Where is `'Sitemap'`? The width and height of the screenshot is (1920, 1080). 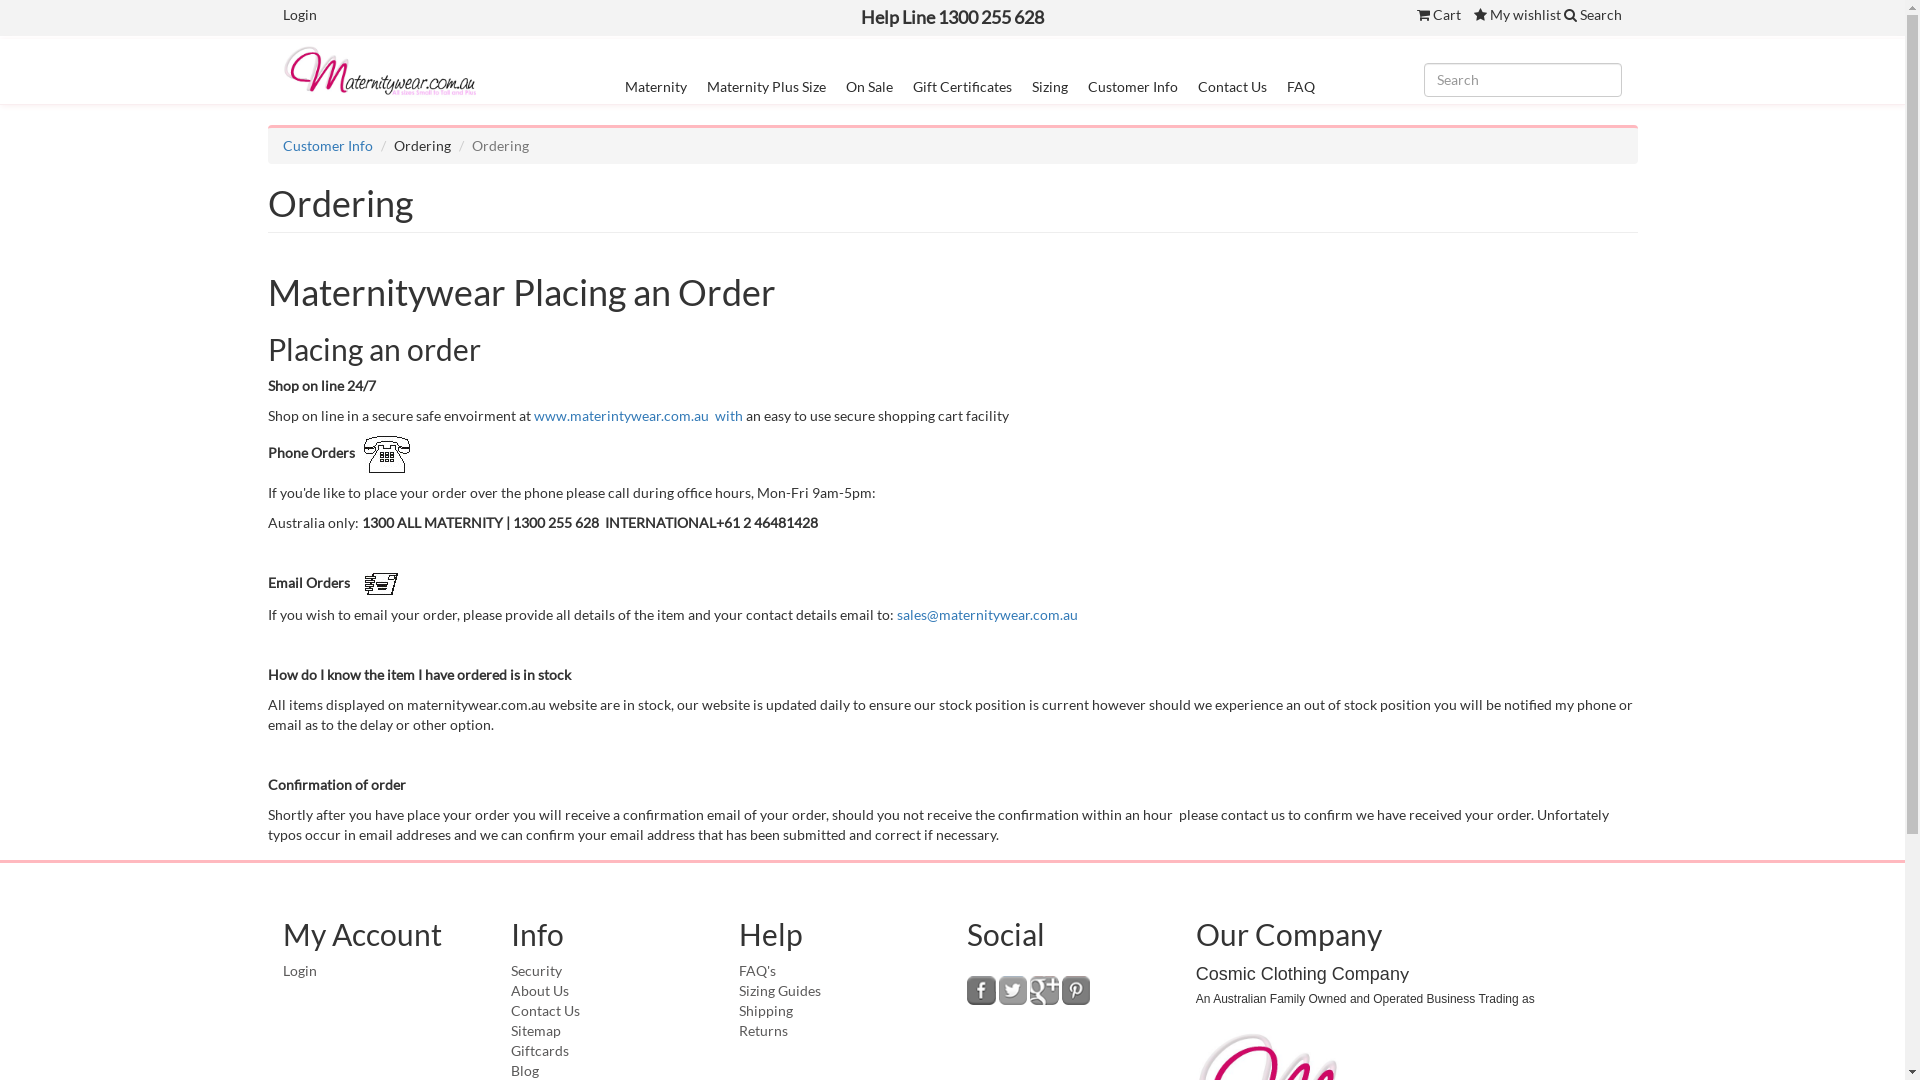
'Sitemap' is located at coordinates (536, 1030).